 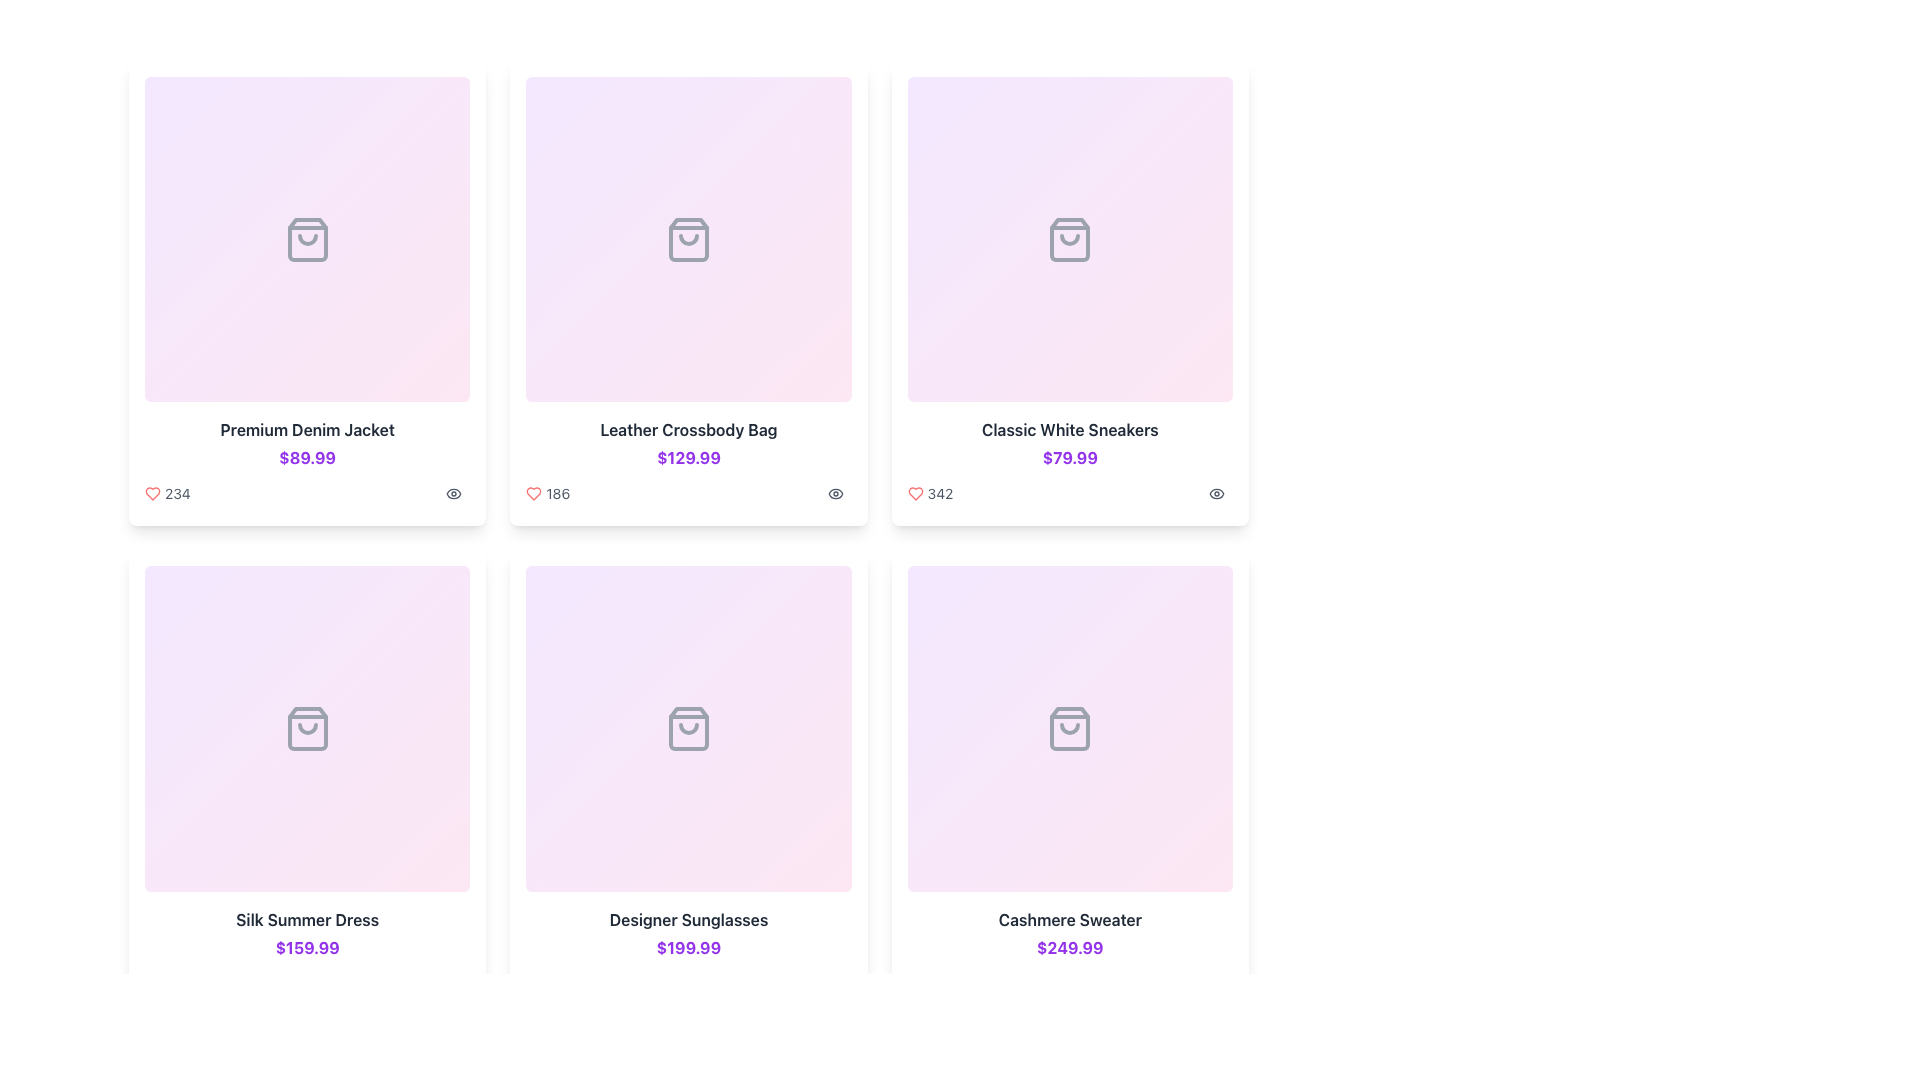 I want to click on the text label displaying '$89.99' in bold purple font, located in the product card for the 'Premium Denim Jacket', directly beneath the product title, so click(x=306, y=458).